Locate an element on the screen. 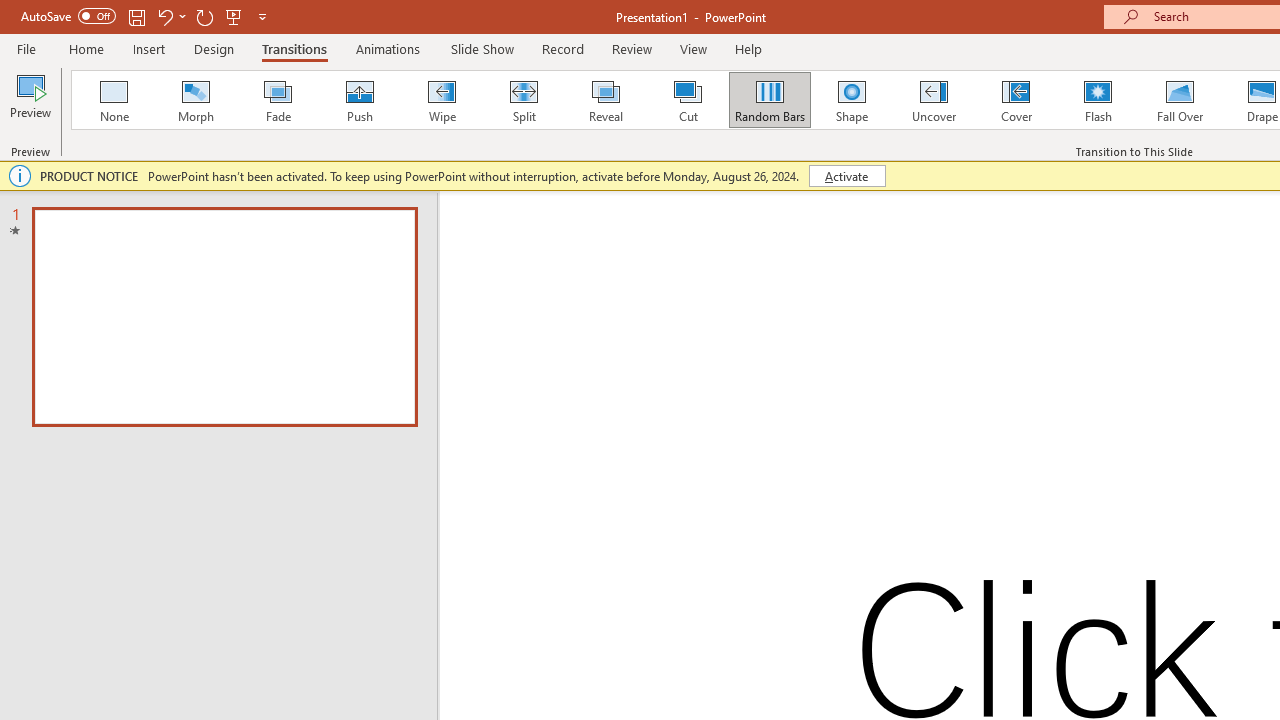 This screenshot has width=1280, height=720. 'Activate' is located at coordinates (847, 175).